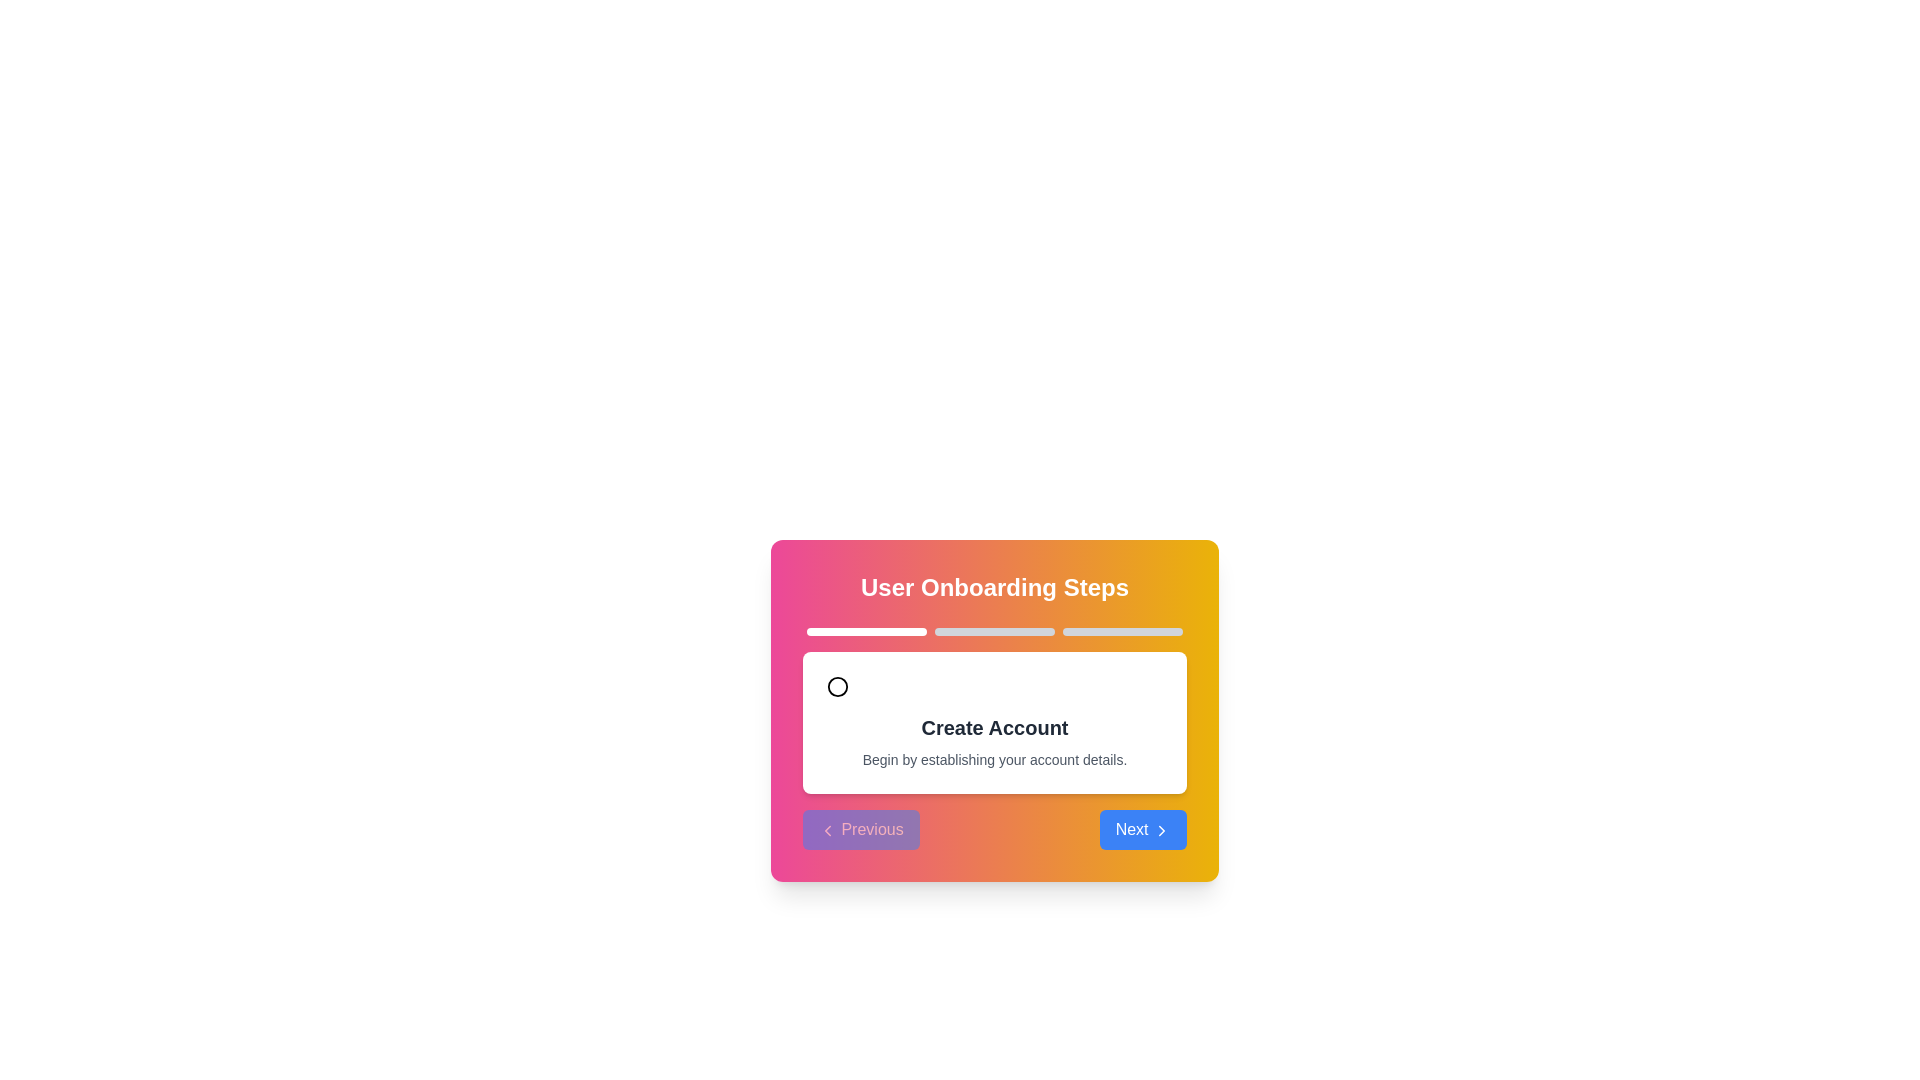  What do you see at coordinates (994, 728) in the screenshot?
I see `the text element that says 'Create Account', which is centrally located in a white card on the onboarding interface` at bounding box center [994, 728].